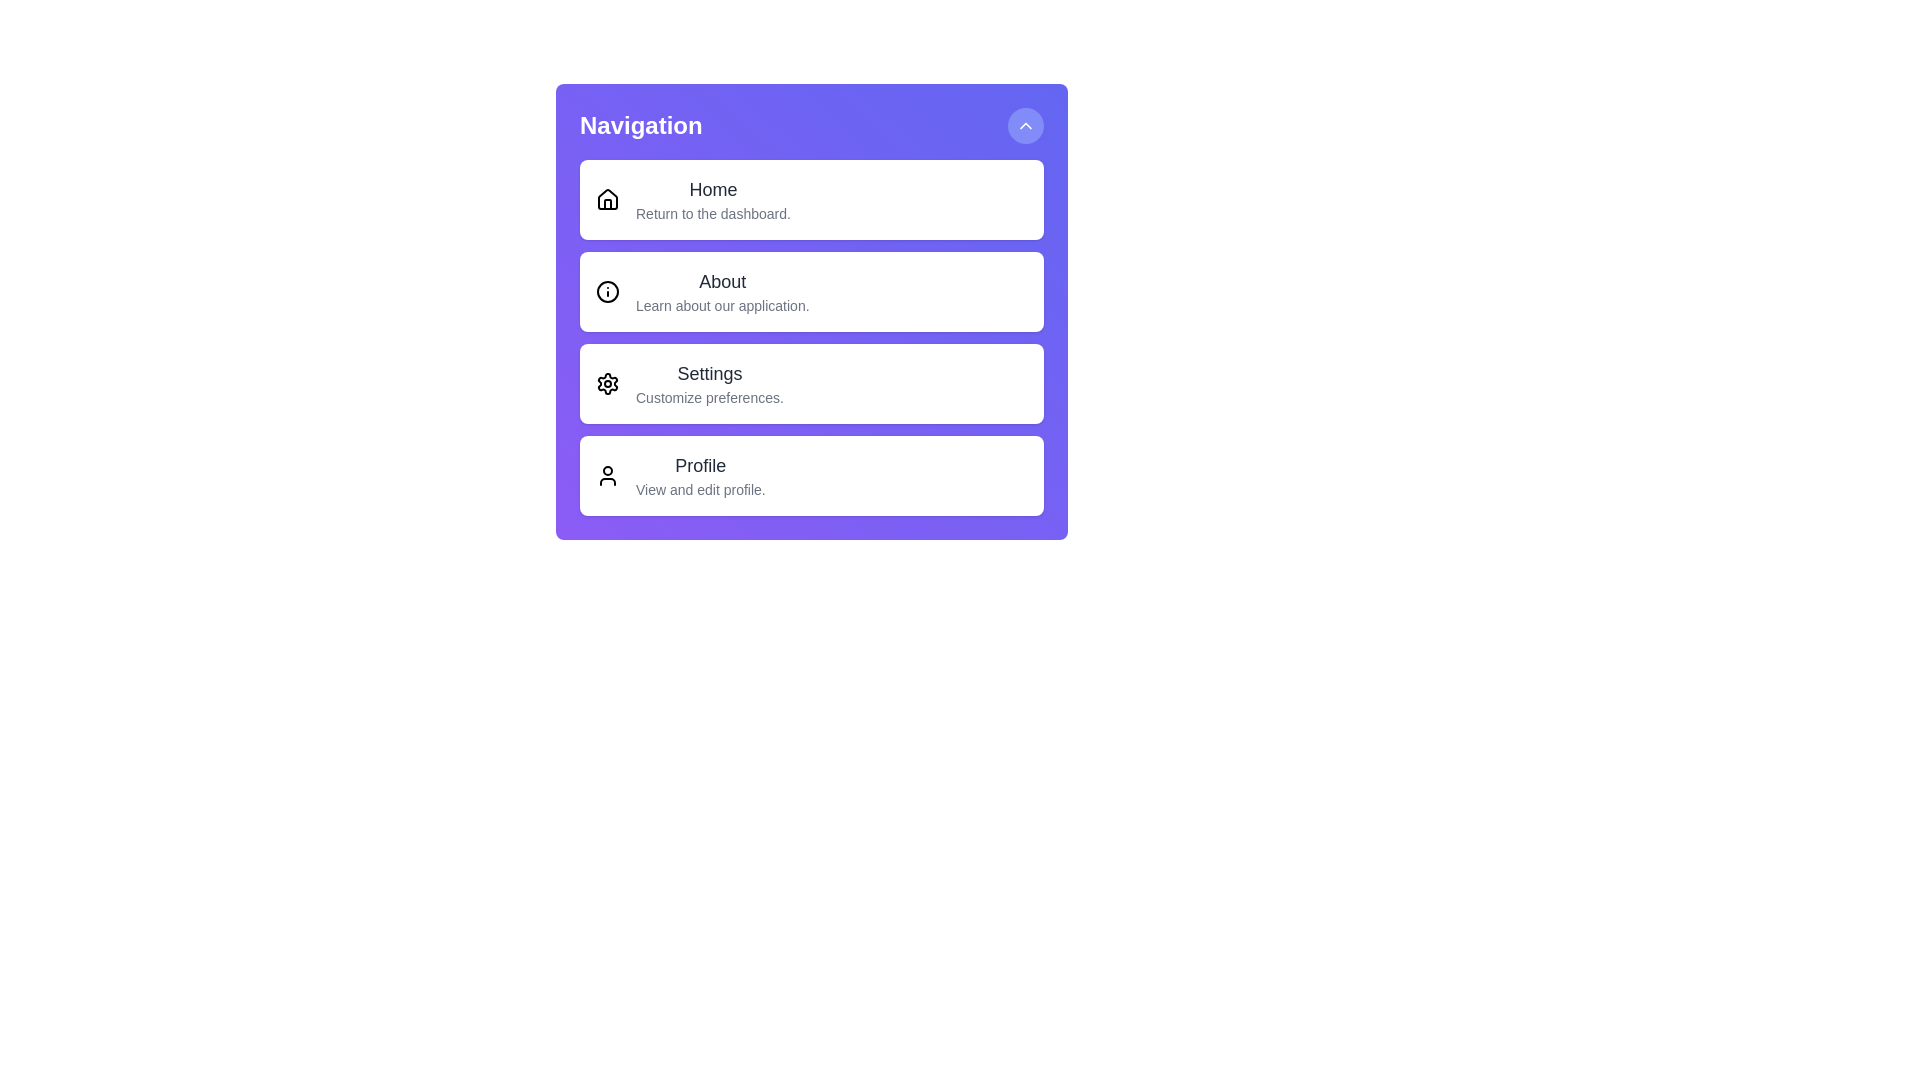 This screenshot has height=1080, width=1920. What do you see at coordinates (607, 384) in the screenshot?
I see `the icon for Settings` at bounding box center [607, 384].